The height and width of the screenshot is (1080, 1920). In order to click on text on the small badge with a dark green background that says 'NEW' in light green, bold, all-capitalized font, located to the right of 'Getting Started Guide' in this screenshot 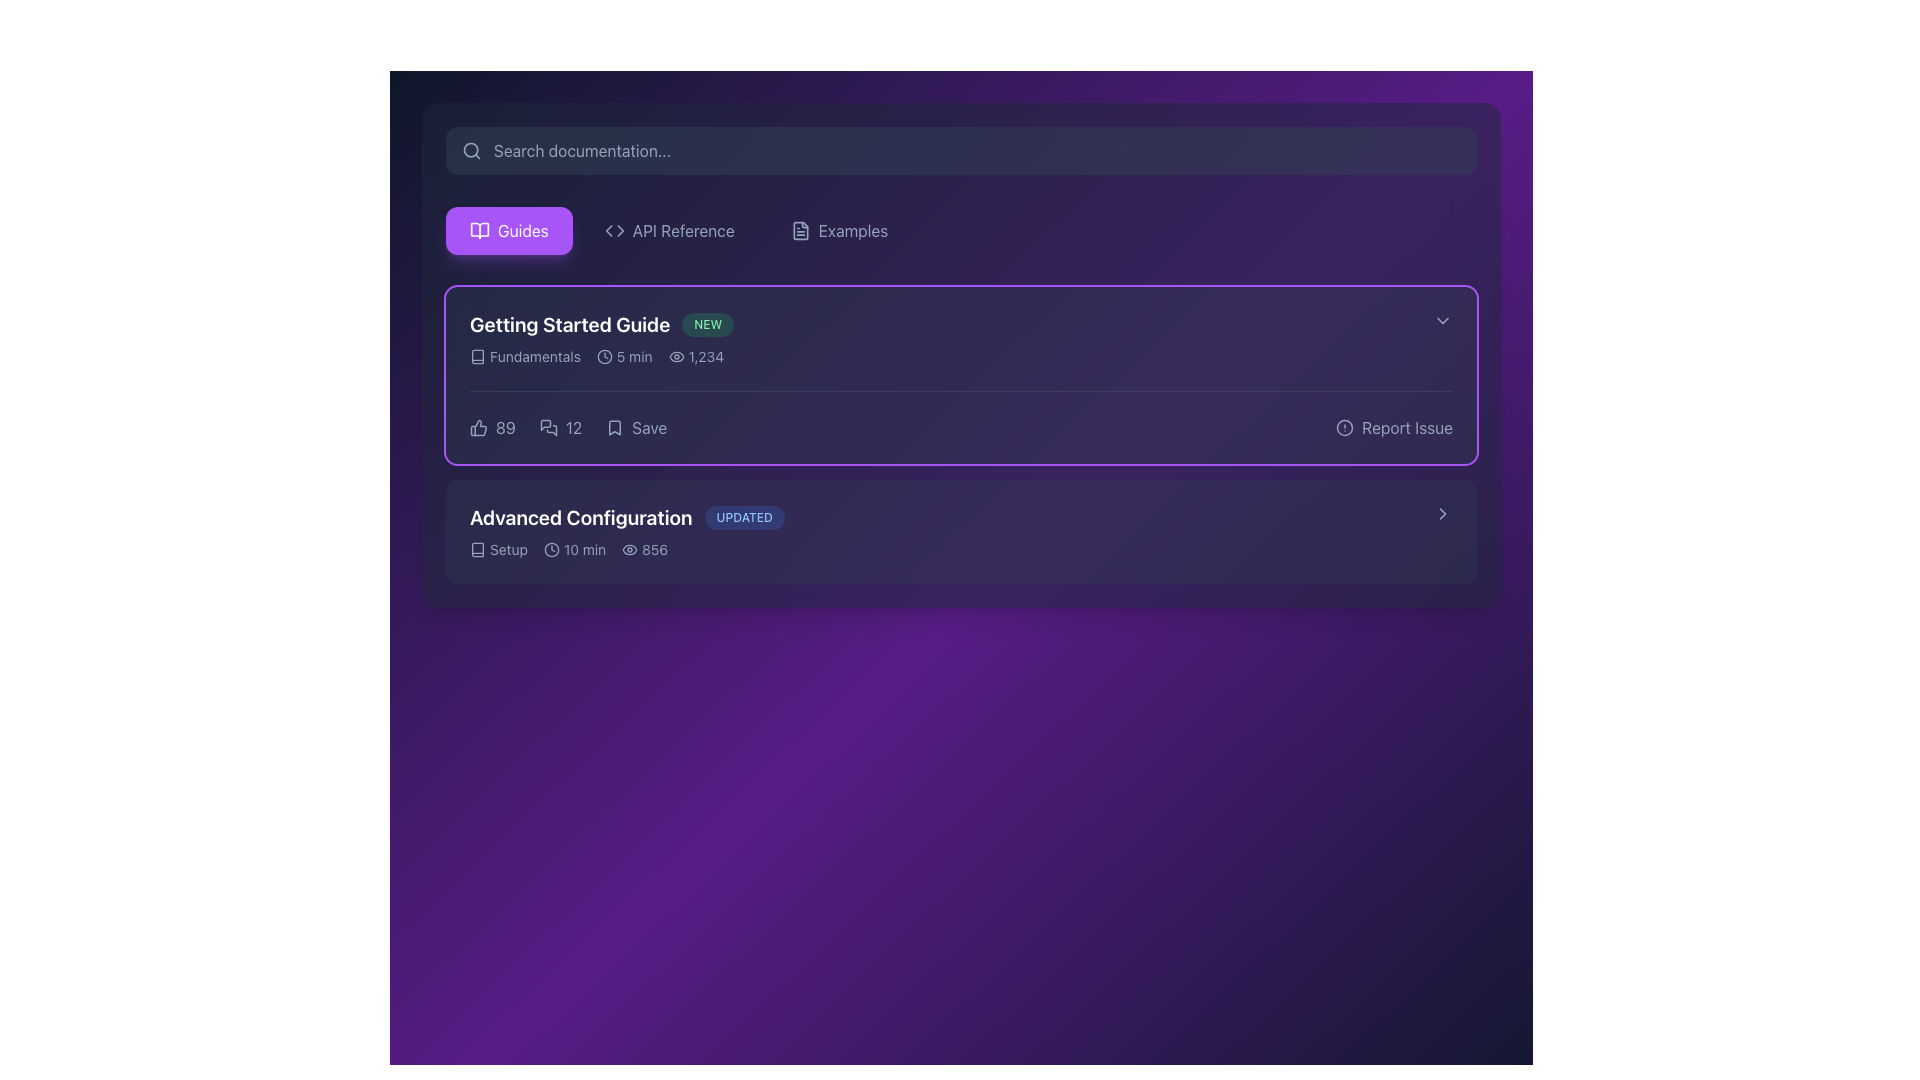, I will do `click(708, 323)`.